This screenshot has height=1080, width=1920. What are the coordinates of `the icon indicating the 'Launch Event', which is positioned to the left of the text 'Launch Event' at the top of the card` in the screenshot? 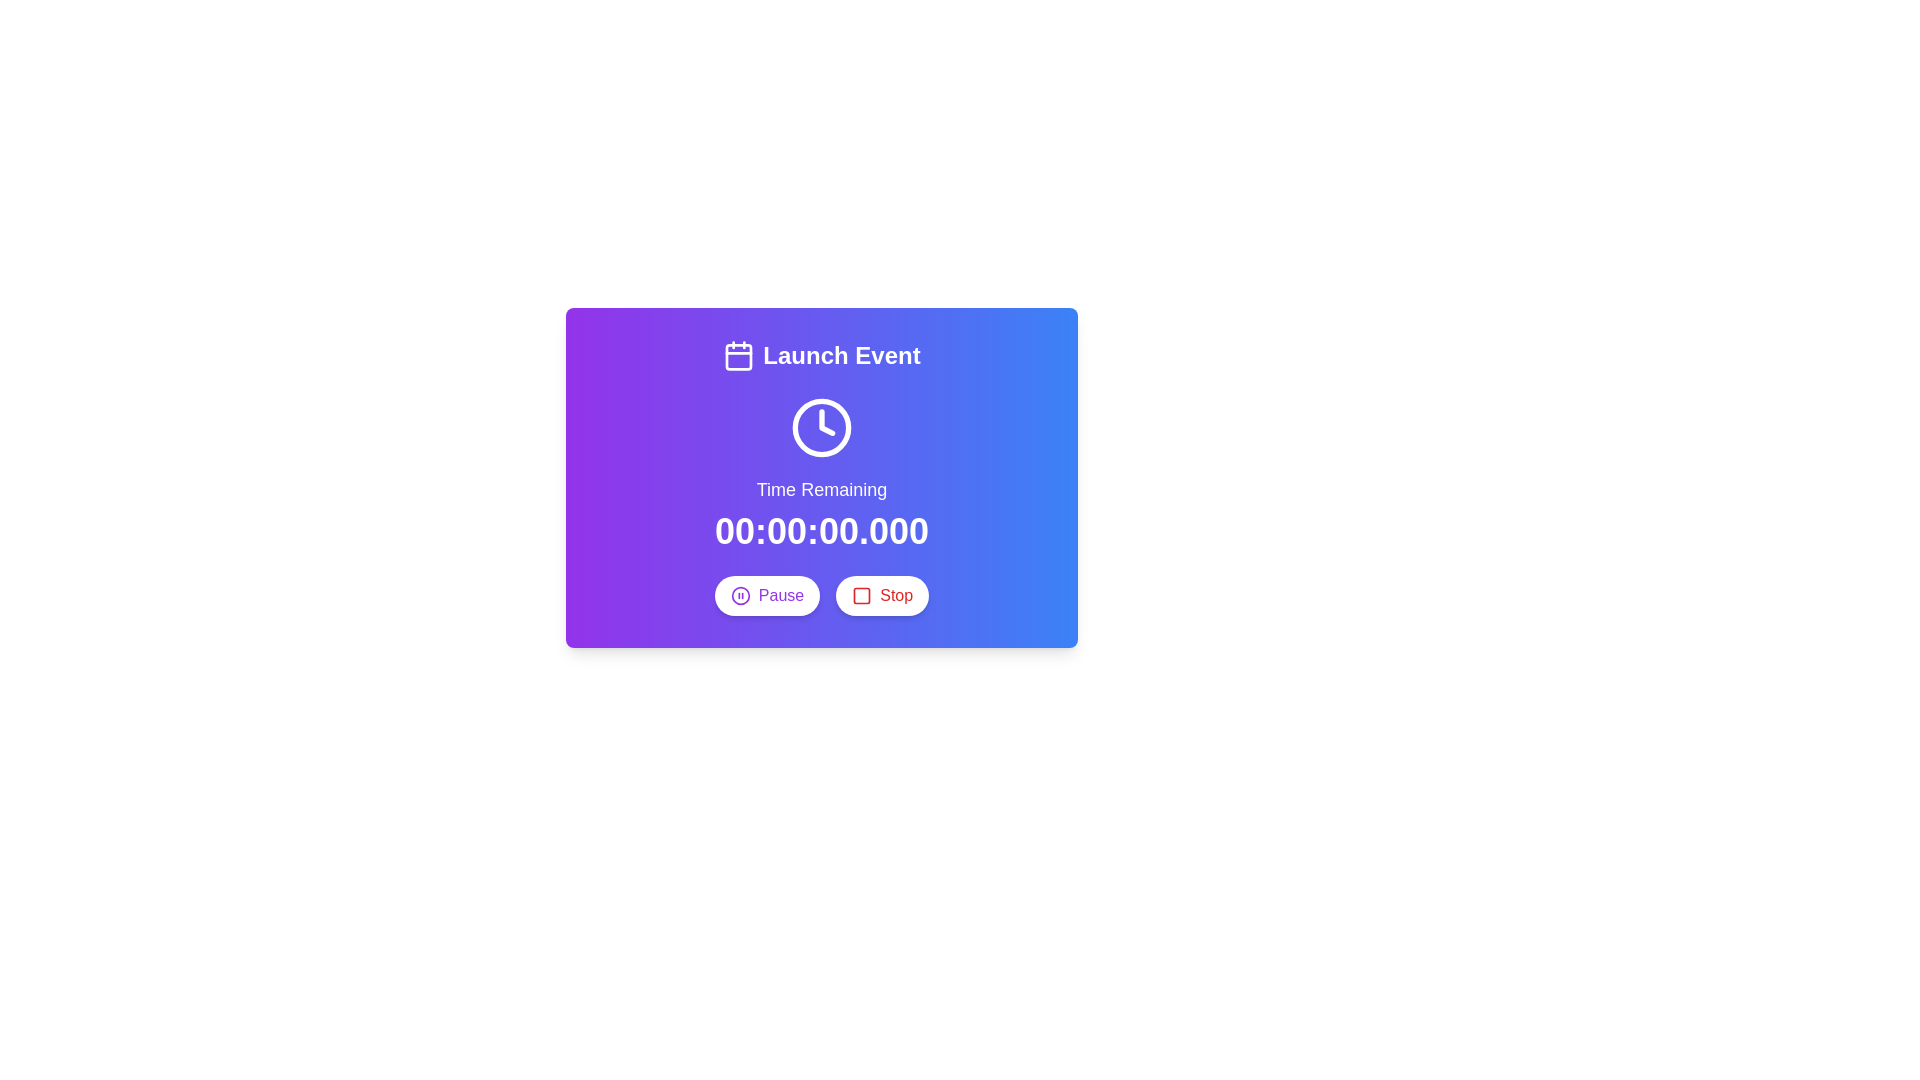 It's located at (738, 354).